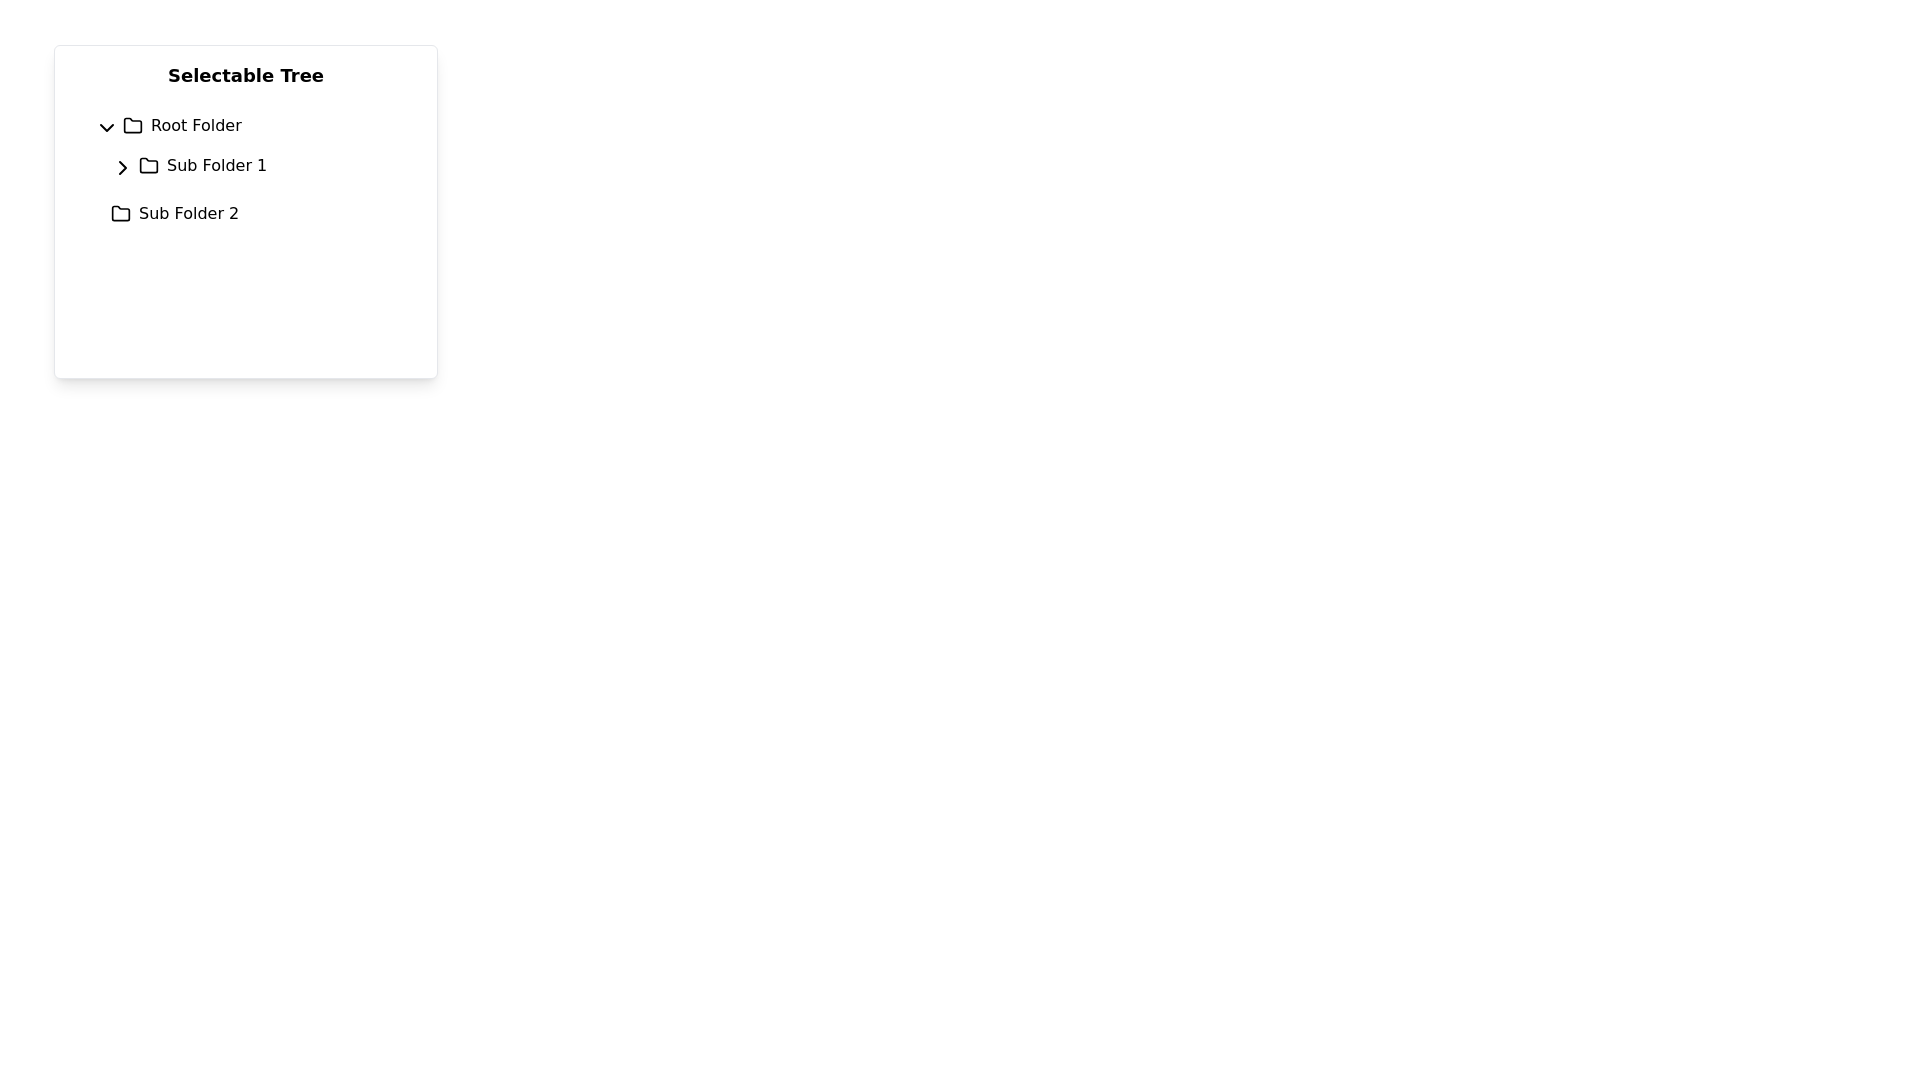 This screenshot has height=1080, width=1920. What do you see at coordinates (147, 164) in the screenshot?
I see `the folder icon representing 'Sub Folder 1' in the Selectable Tree section` at bounding box center [147, 164].